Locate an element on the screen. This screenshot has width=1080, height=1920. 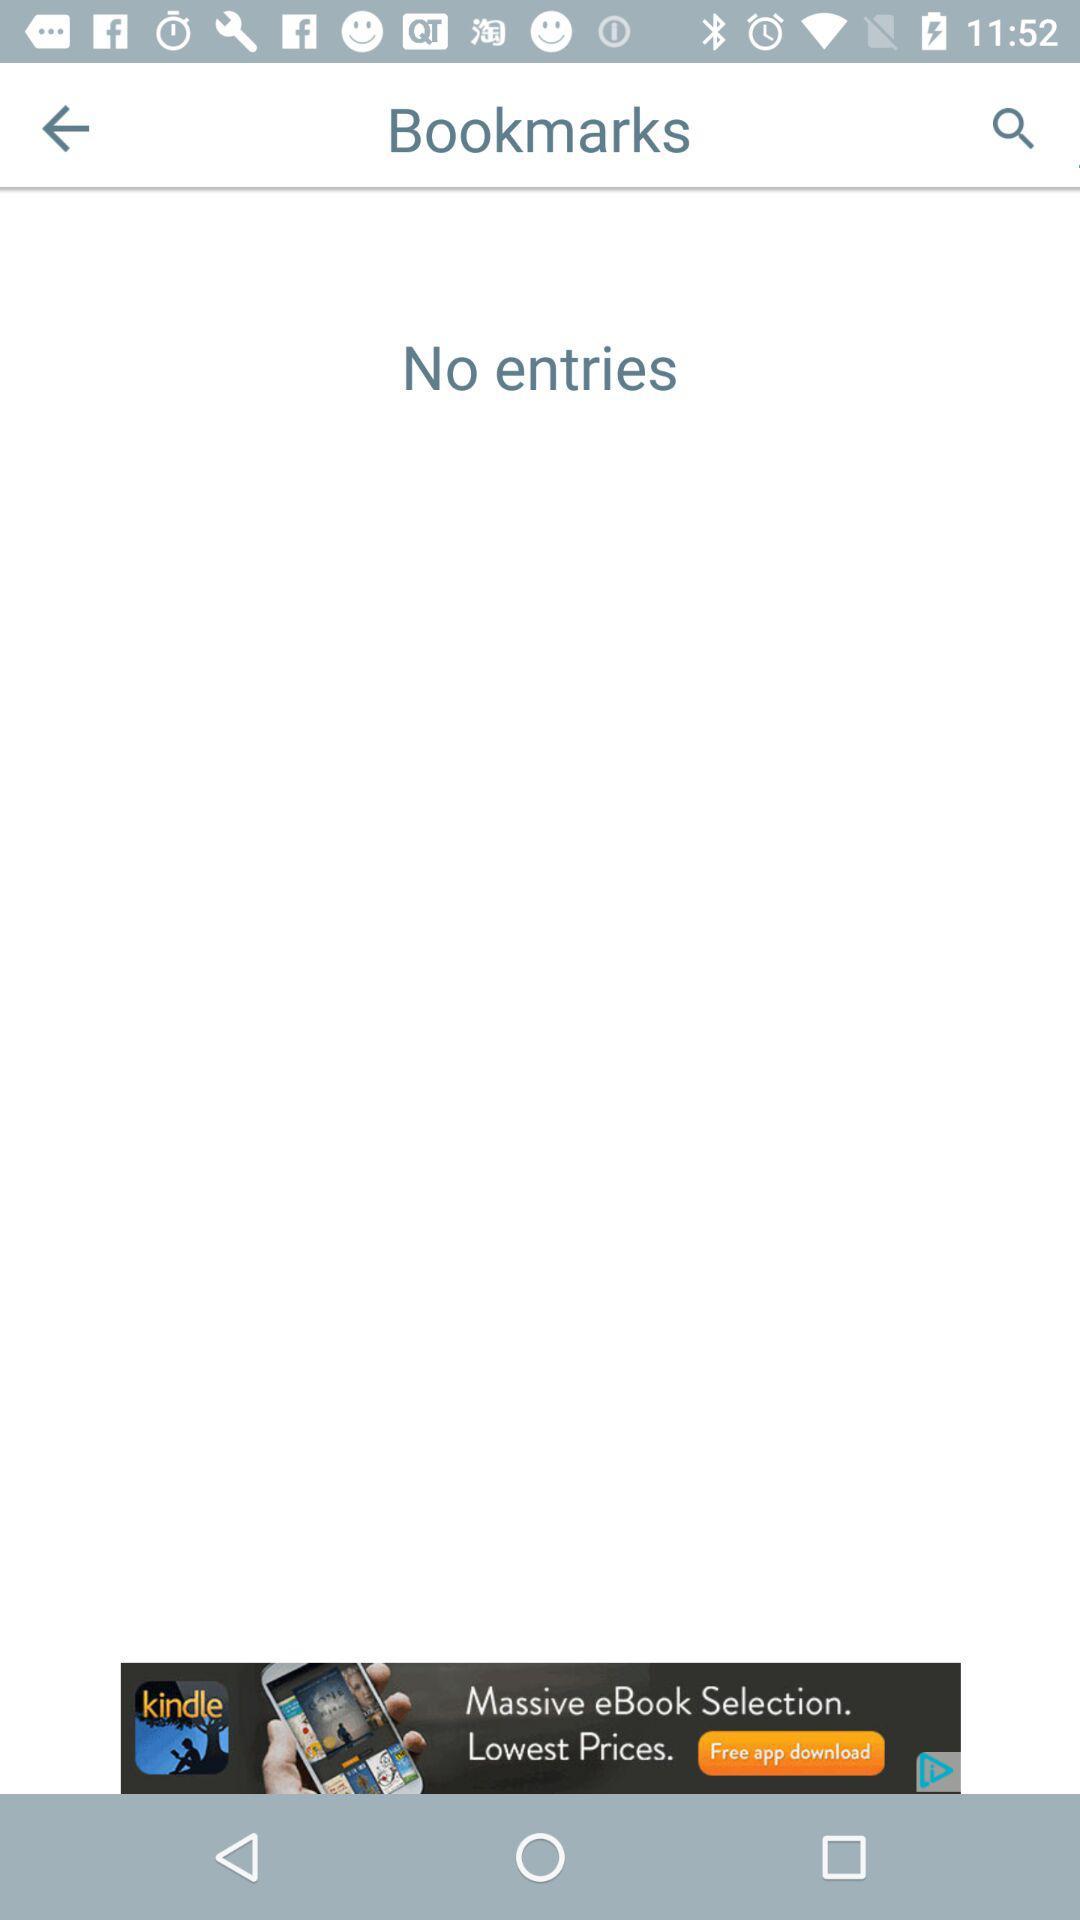
the search icon is located at coordinates (1013, 127).